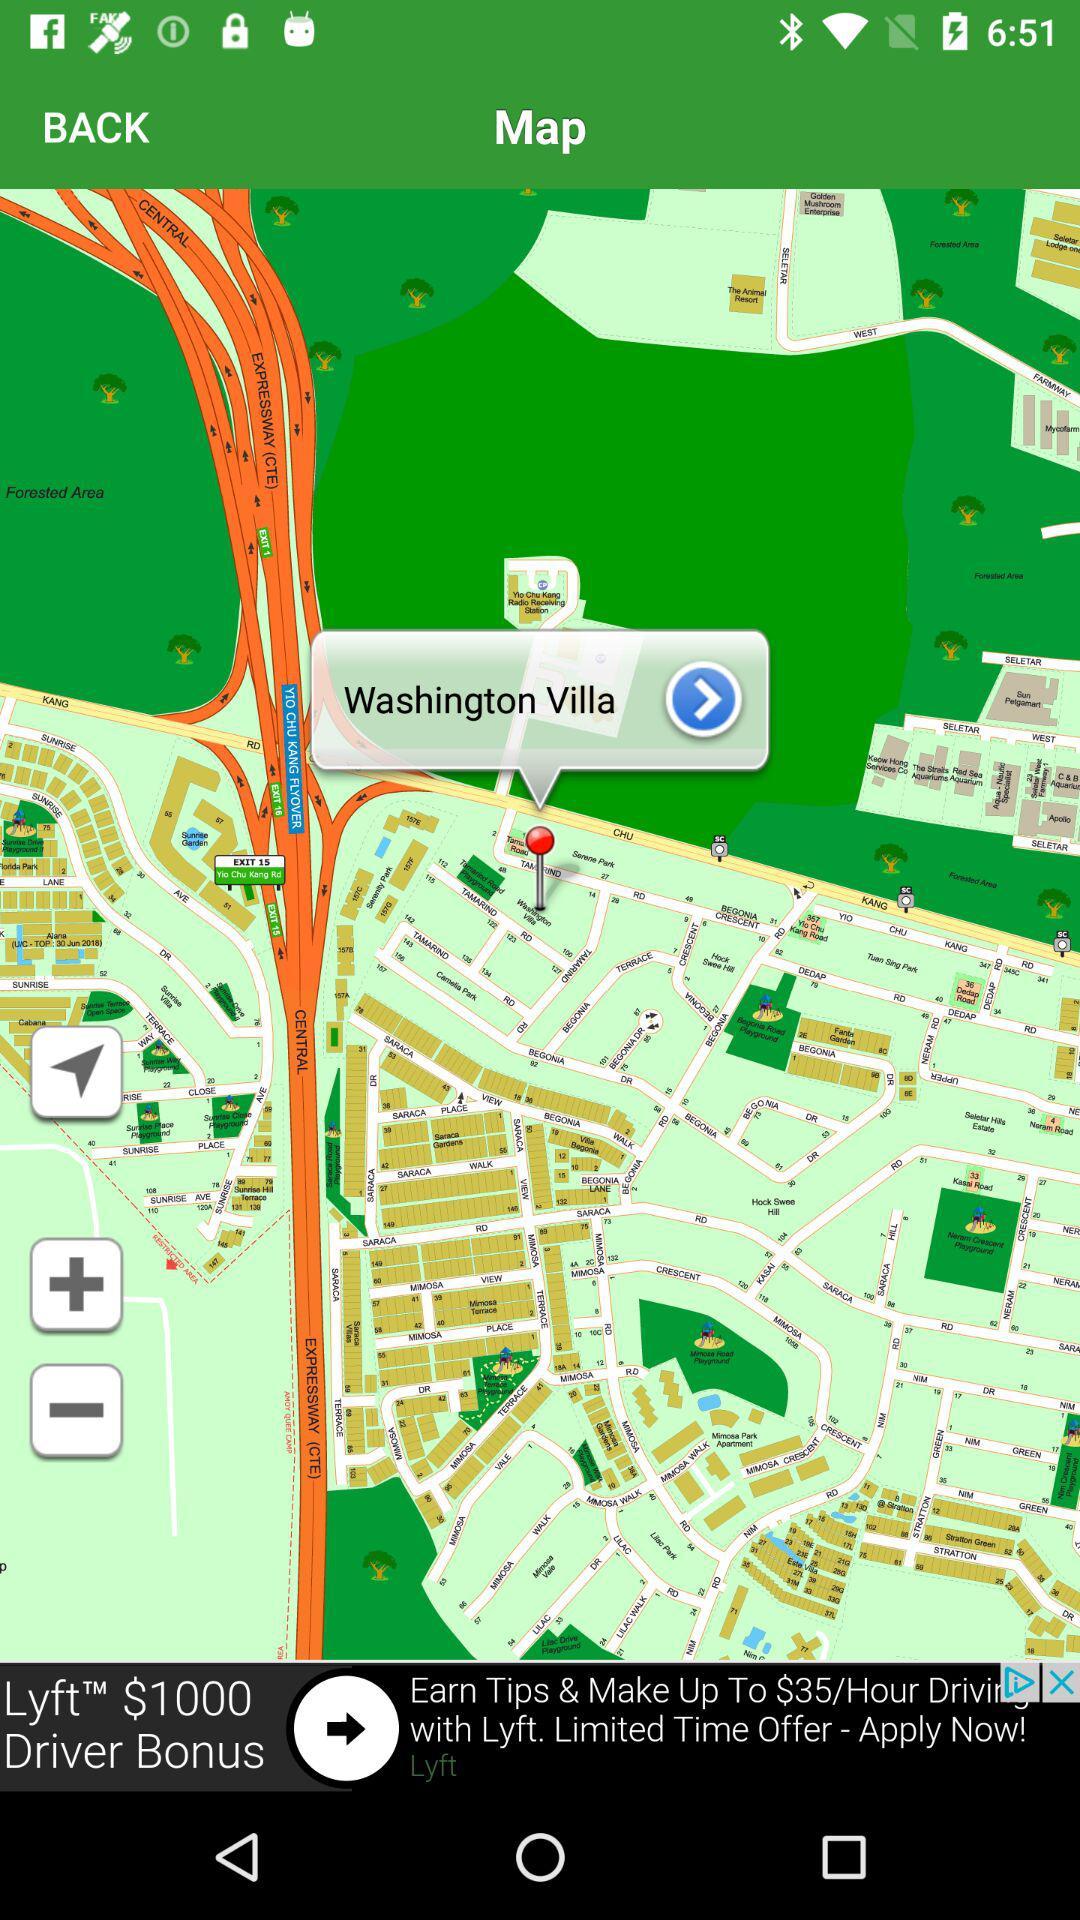  What do you see at coordinates (75, 1286) in the screenshot?
I see `to favorites` at bounding box center [75, 1286].